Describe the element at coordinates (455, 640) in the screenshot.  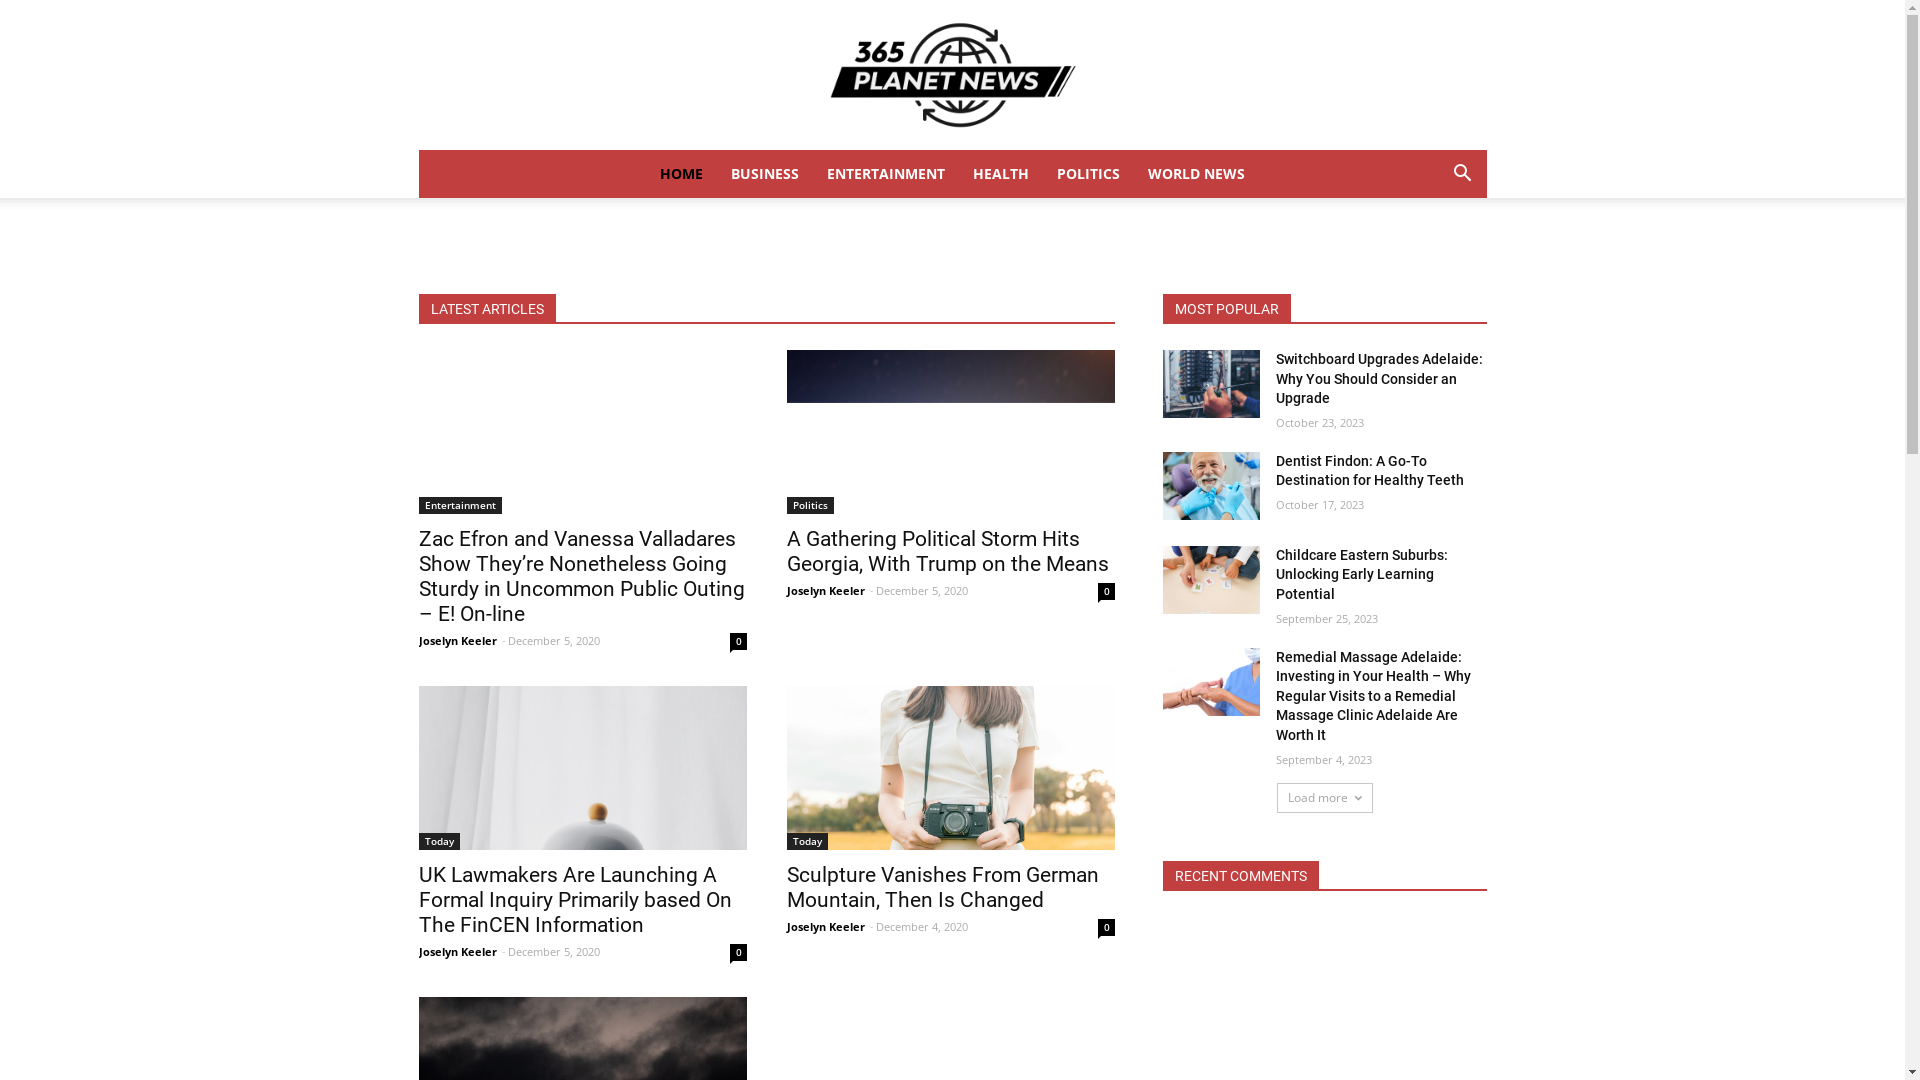
I see `'Joselyn Keeler'` at that location.